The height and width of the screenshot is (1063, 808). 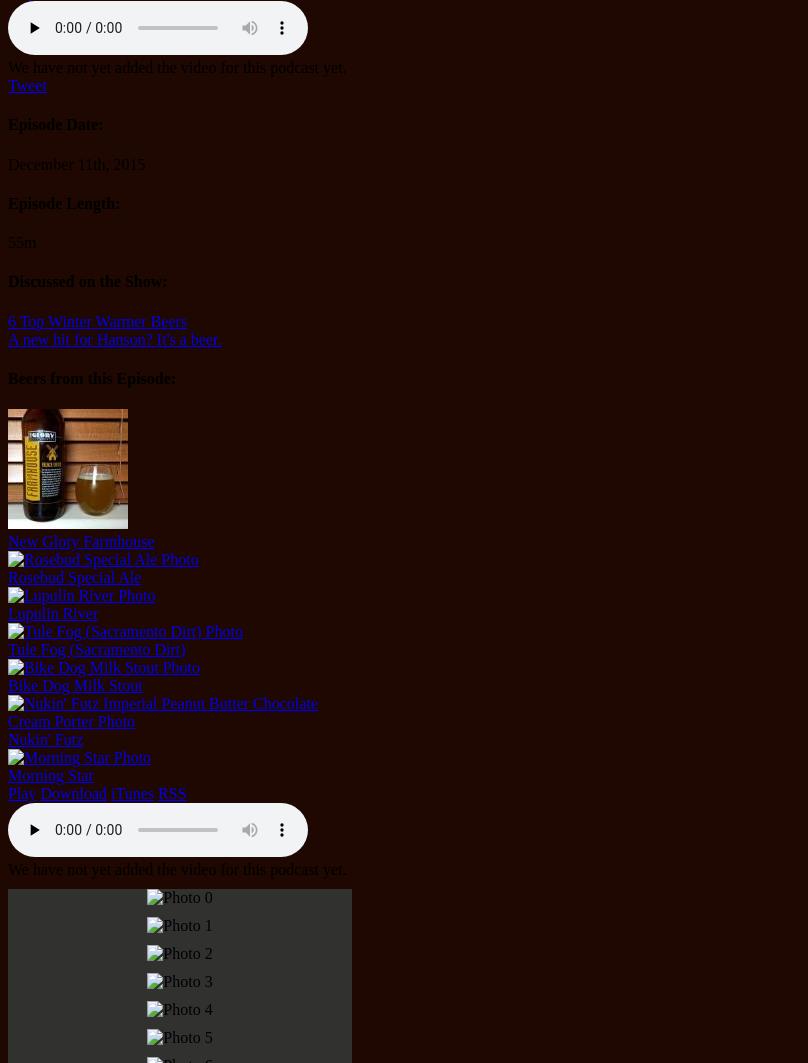 What do you see at coordinates (96, 648) in the screenshot?
I see `'Tule Fog (Sacramento Dirt)'` at bounding box center [96, 648].